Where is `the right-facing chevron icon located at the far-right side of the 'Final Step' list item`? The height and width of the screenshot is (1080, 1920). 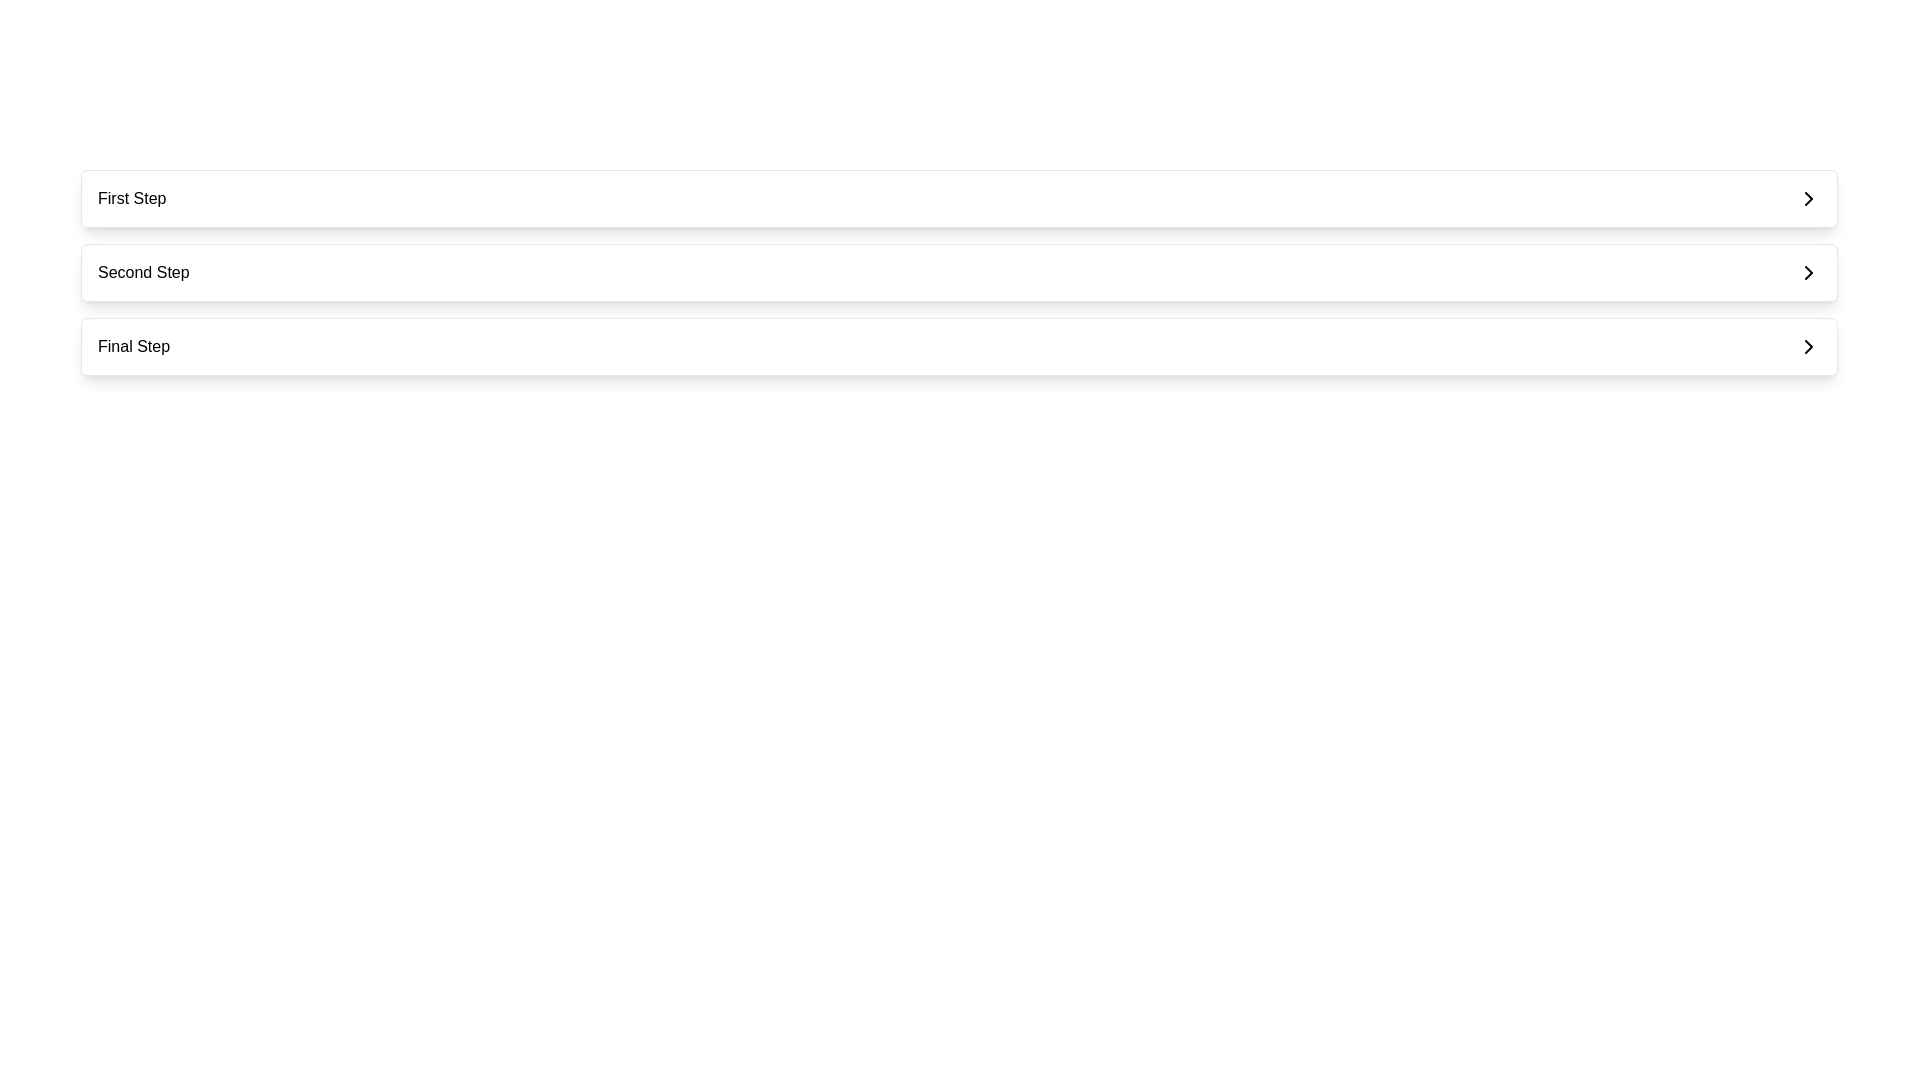
the right-facing chevron icon located at the far-right side of the 'Final Step' list item is located at coordinates (1809, 346).